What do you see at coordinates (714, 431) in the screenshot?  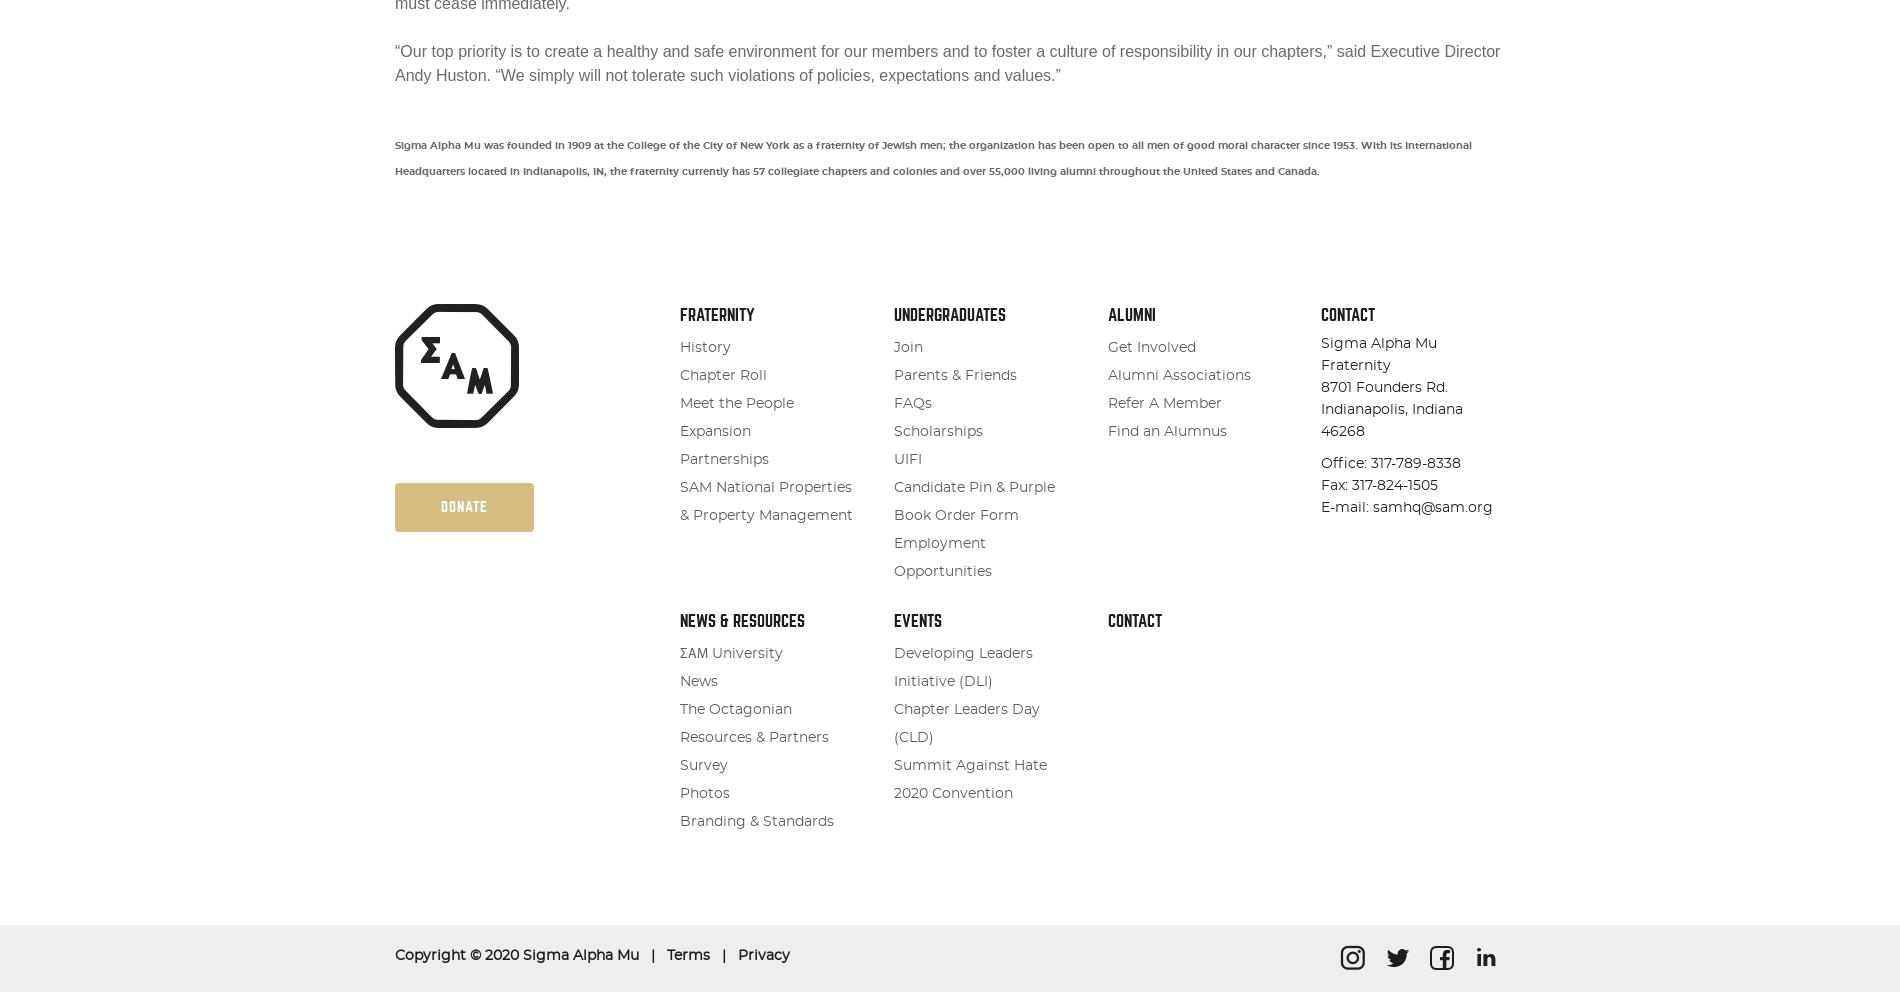 I see `'Expansion'` at bounding box center [714, 431].